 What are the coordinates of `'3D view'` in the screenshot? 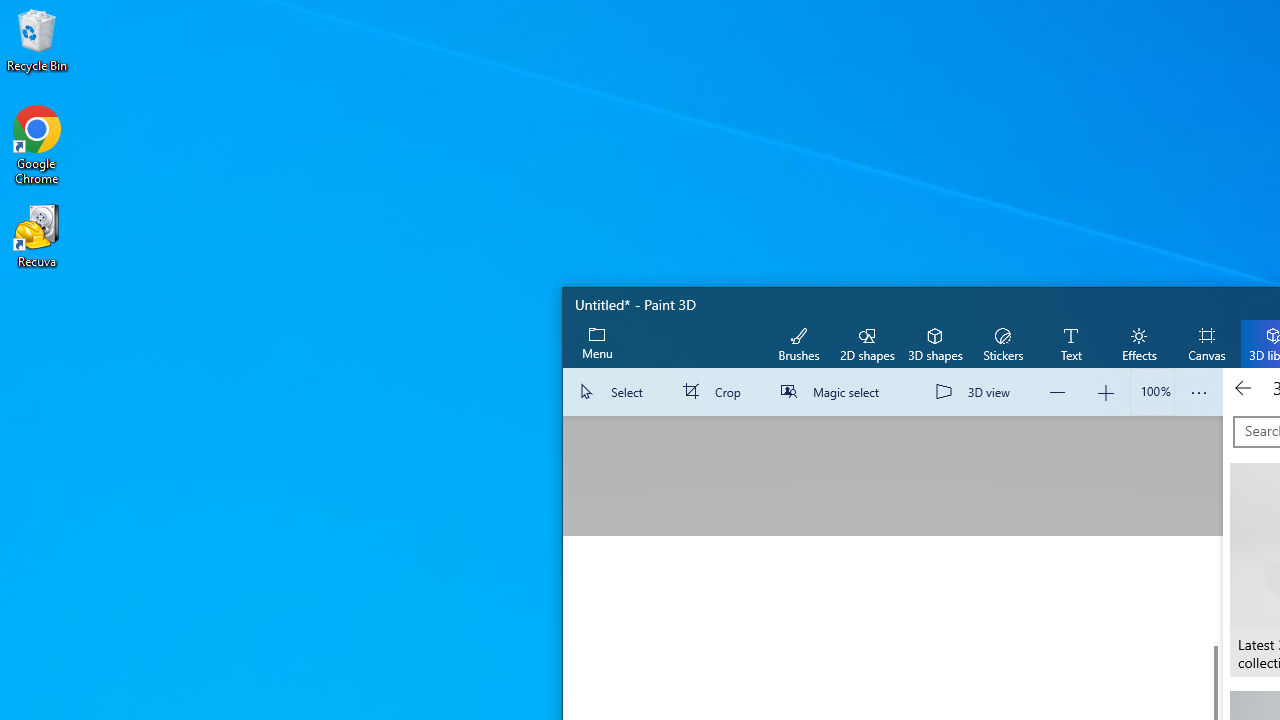 It's located at (977, 392).